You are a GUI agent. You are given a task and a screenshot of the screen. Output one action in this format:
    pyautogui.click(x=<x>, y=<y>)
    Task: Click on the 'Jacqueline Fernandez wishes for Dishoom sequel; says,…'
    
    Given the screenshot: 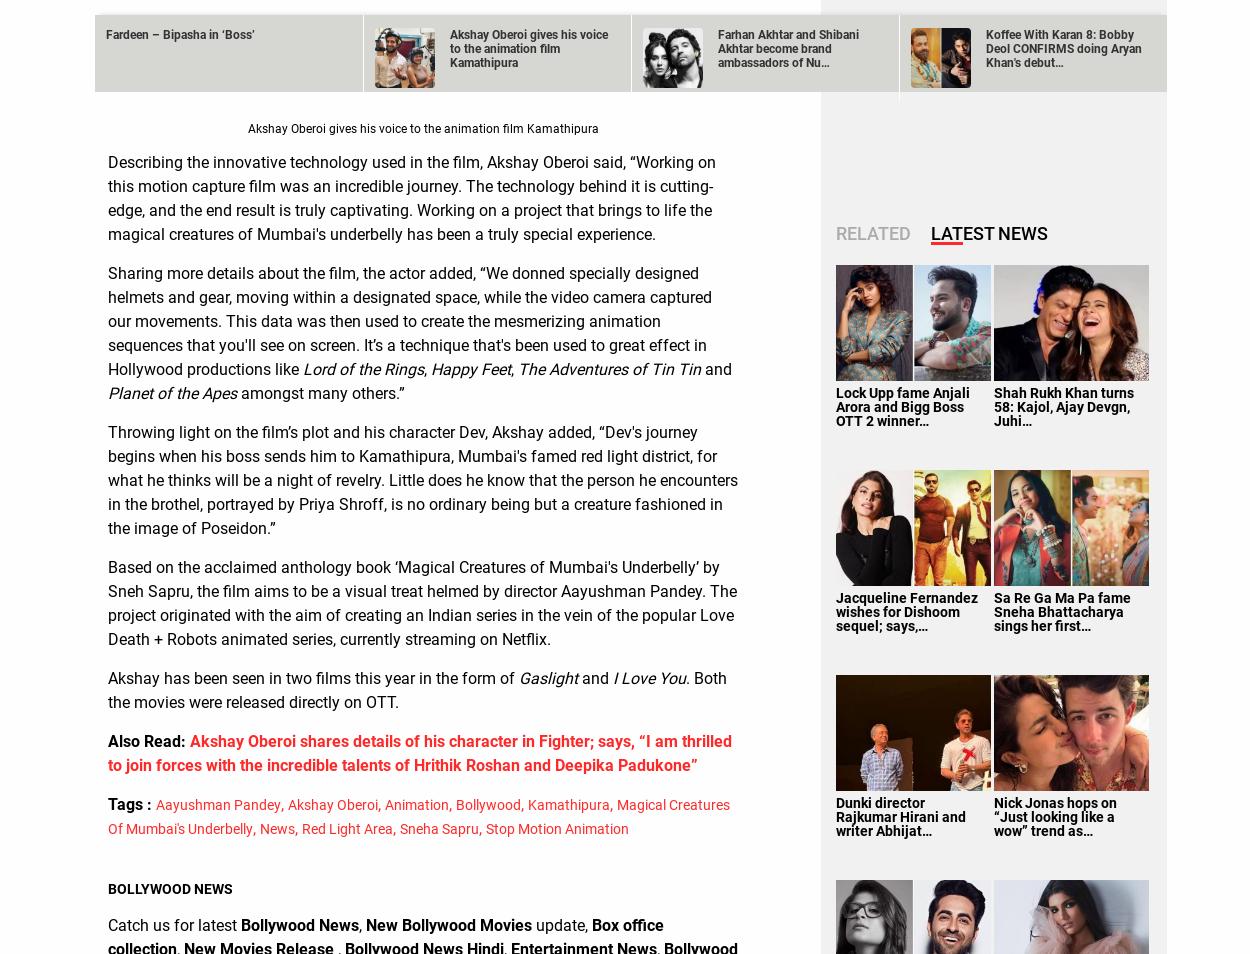 What is the action you would take?
    pyautogui.click(x=907, y=610)
    